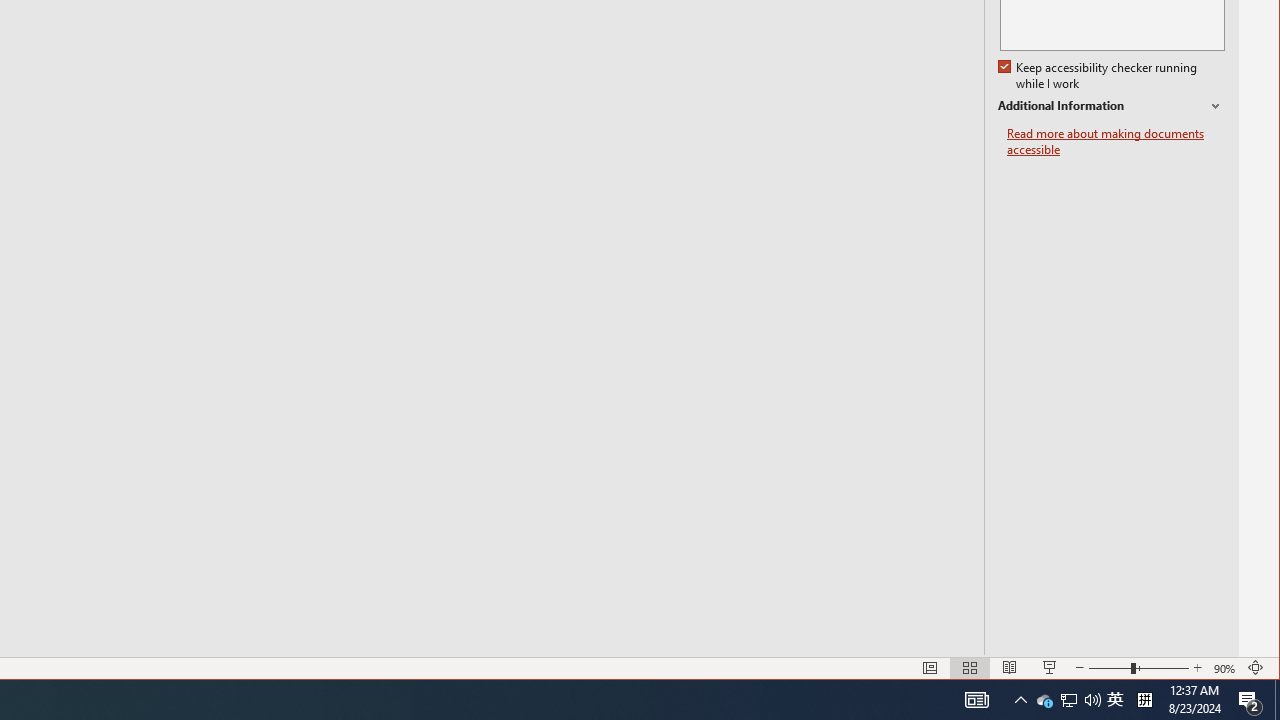  I want to click on 'Zoom 90%', so click(1224, 668).